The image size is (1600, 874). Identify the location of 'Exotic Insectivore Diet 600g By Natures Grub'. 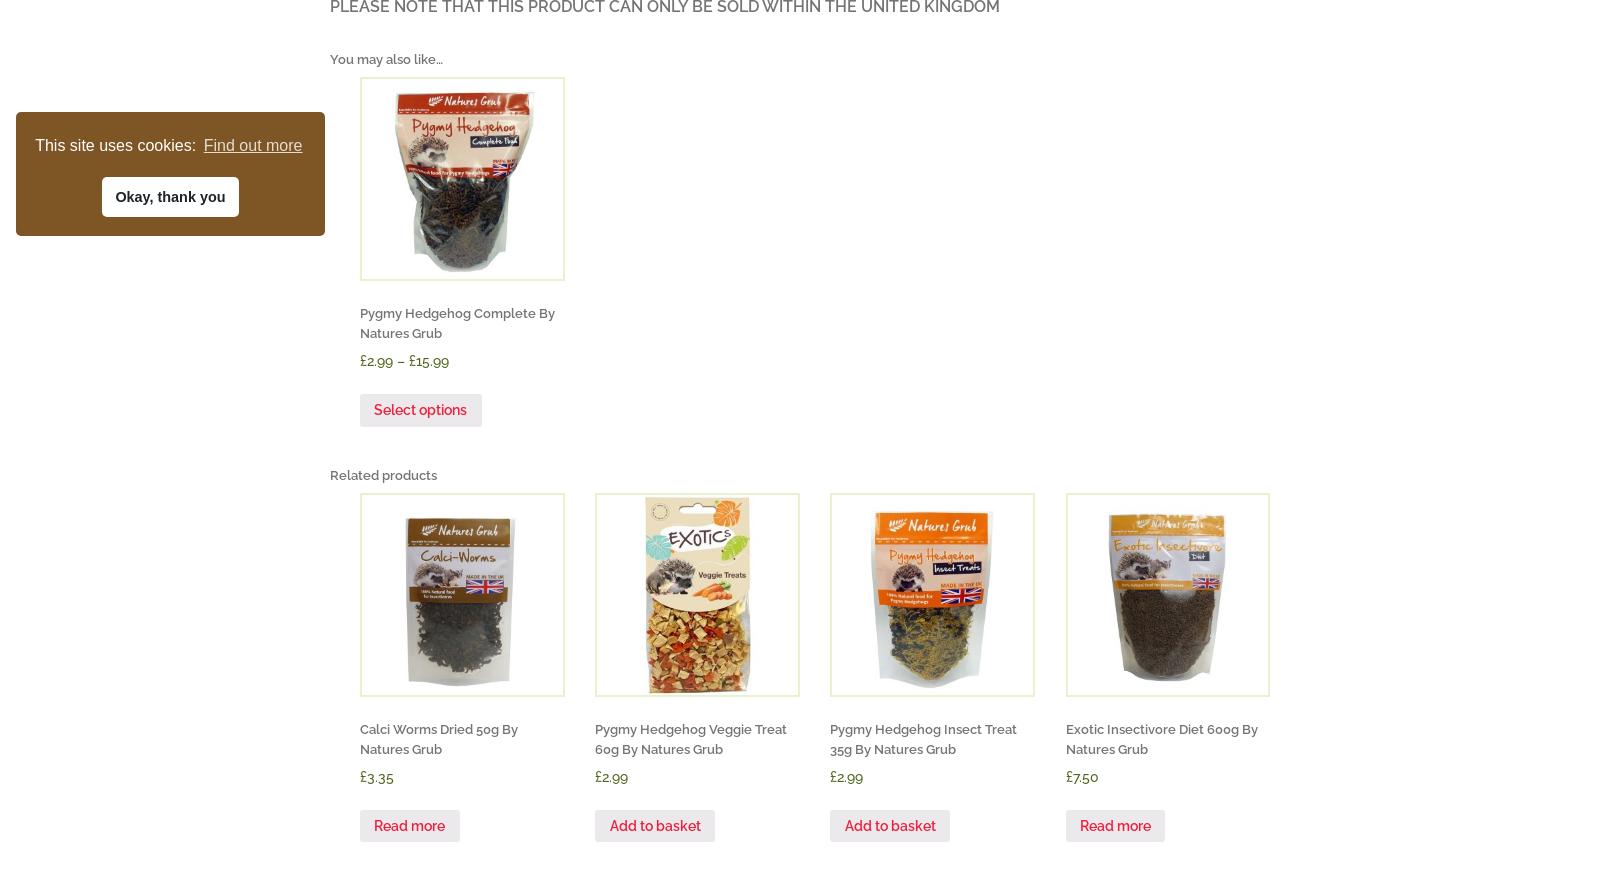
(1160, 737).